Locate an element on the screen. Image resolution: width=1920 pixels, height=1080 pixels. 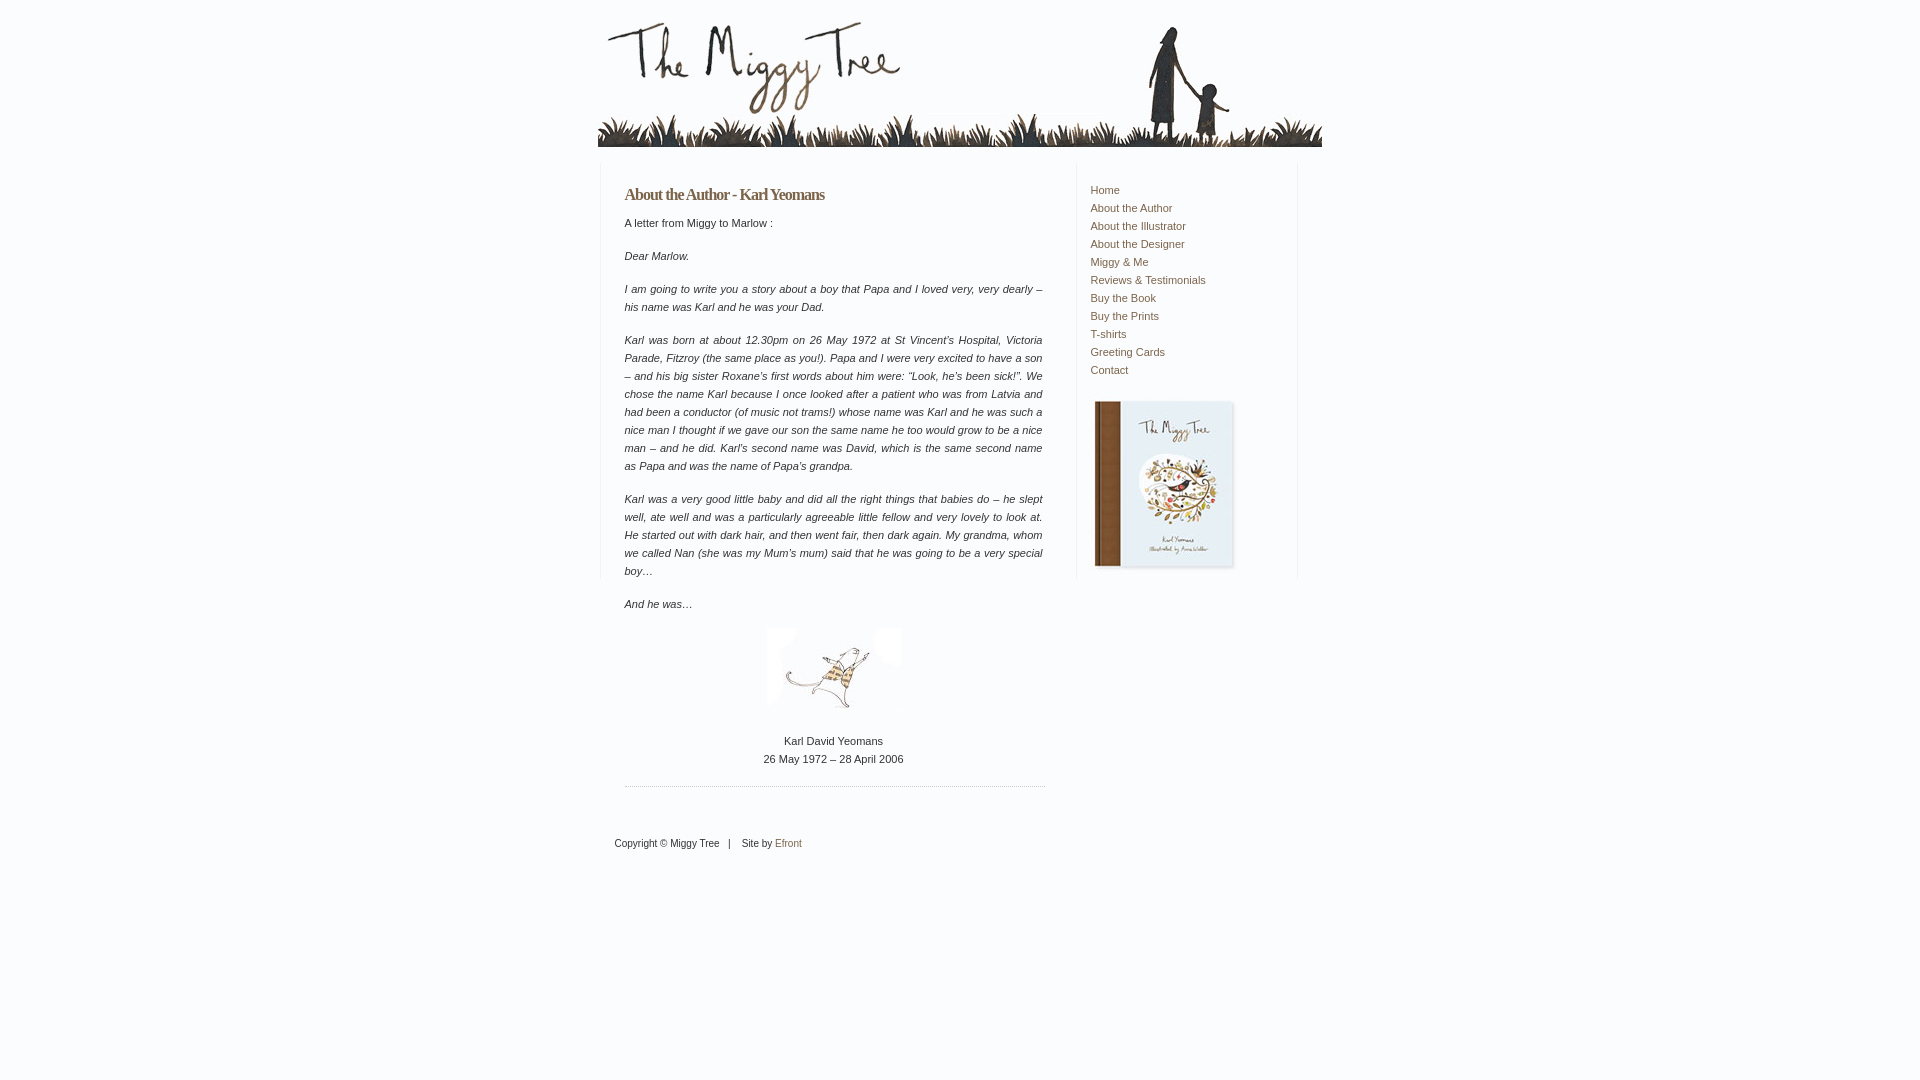
'The Miggy Tree' is located at coordinates (1162, 485).